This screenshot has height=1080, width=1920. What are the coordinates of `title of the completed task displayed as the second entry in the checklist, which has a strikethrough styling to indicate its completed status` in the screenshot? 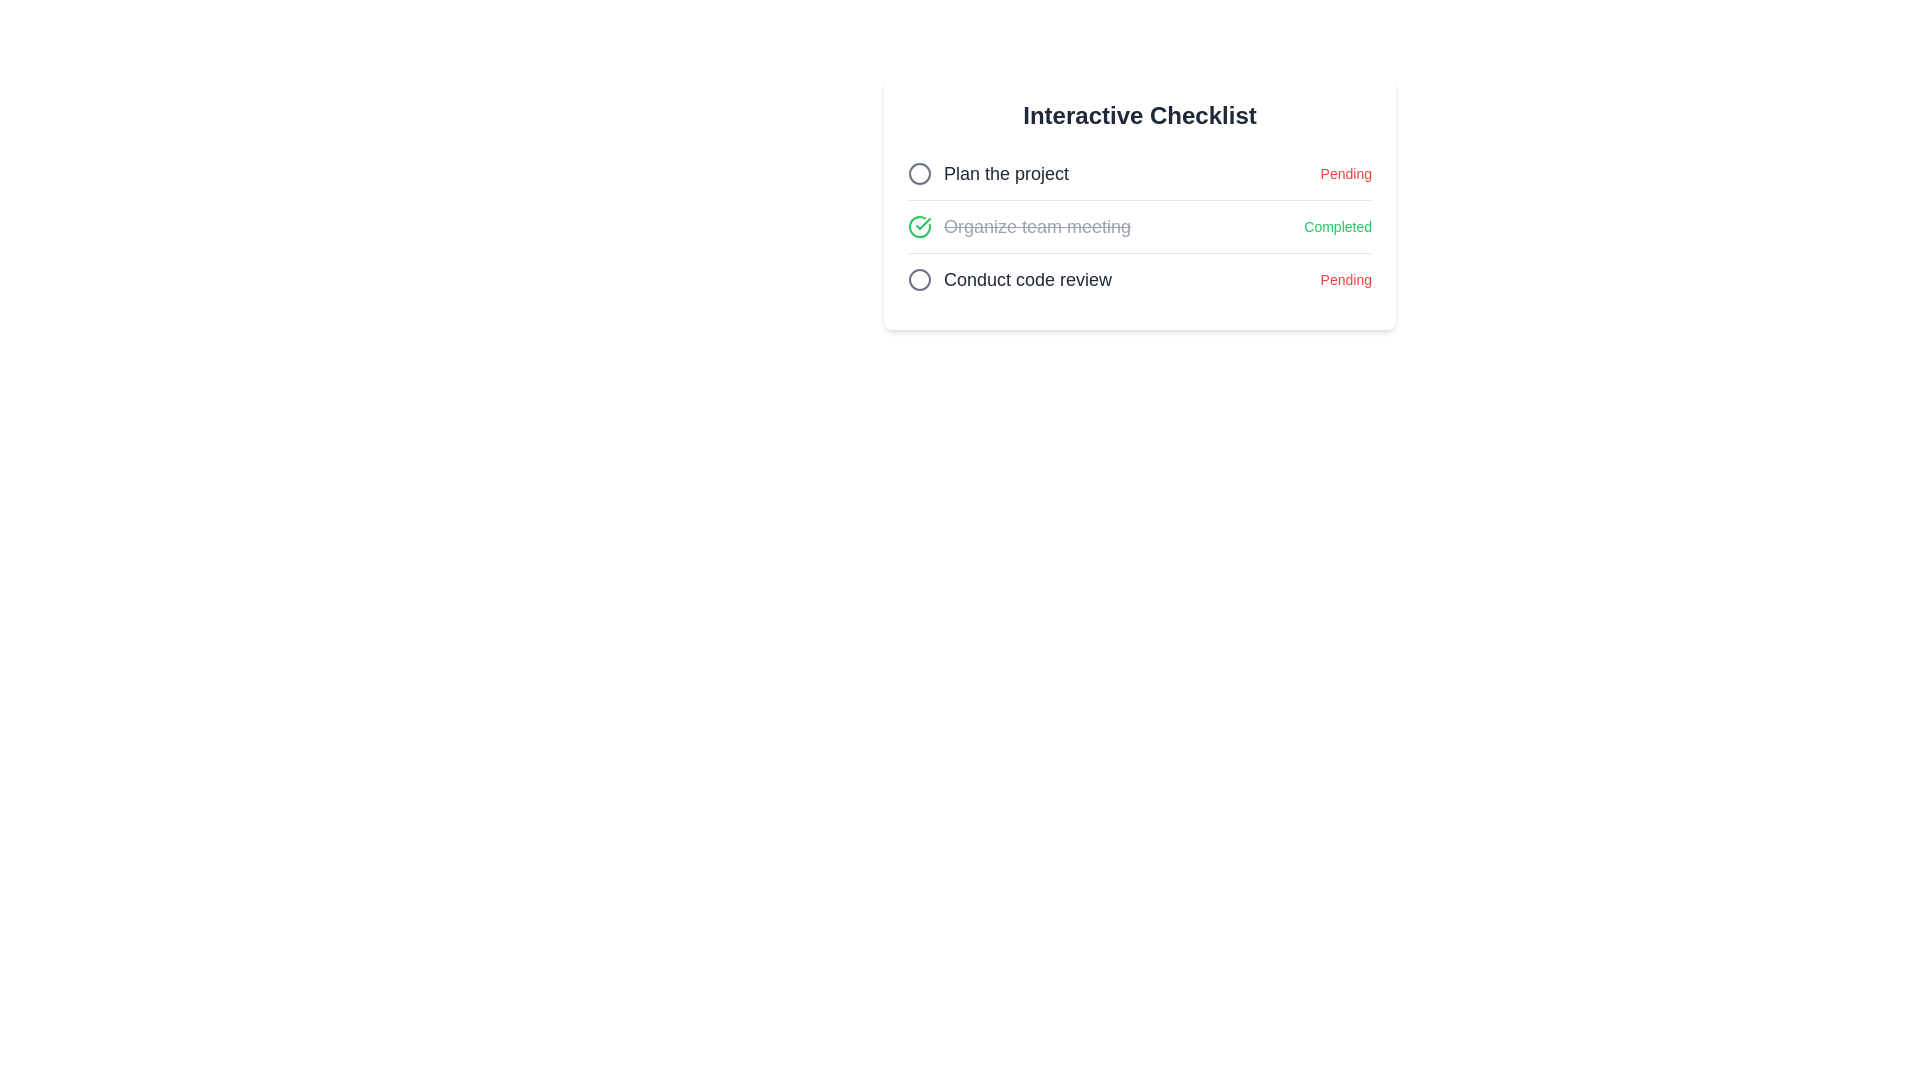 It's located at (1037, 226).